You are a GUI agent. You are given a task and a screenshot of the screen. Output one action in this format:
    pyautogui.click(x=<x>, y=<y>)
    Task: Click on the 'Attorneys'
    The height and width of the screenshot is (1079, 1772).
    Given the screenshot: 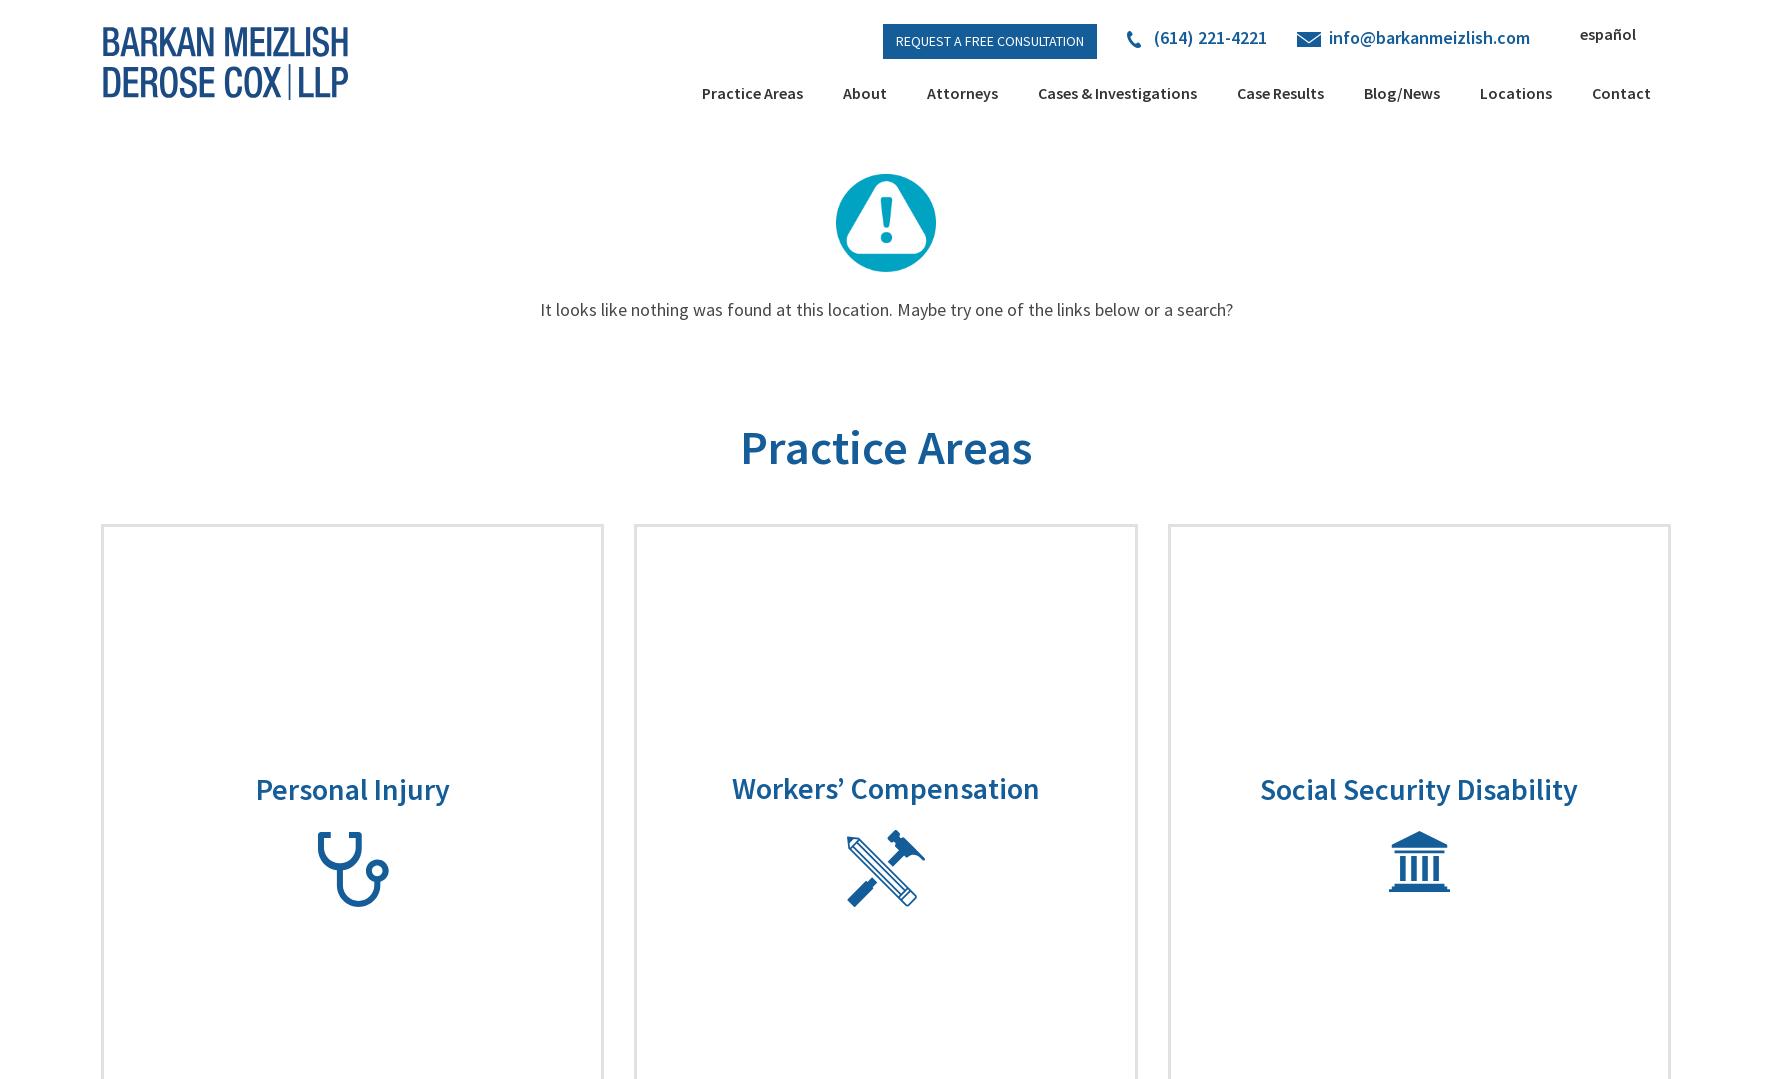 What is the action you would take?
    pyautogui.click(x=961, y=92)
    